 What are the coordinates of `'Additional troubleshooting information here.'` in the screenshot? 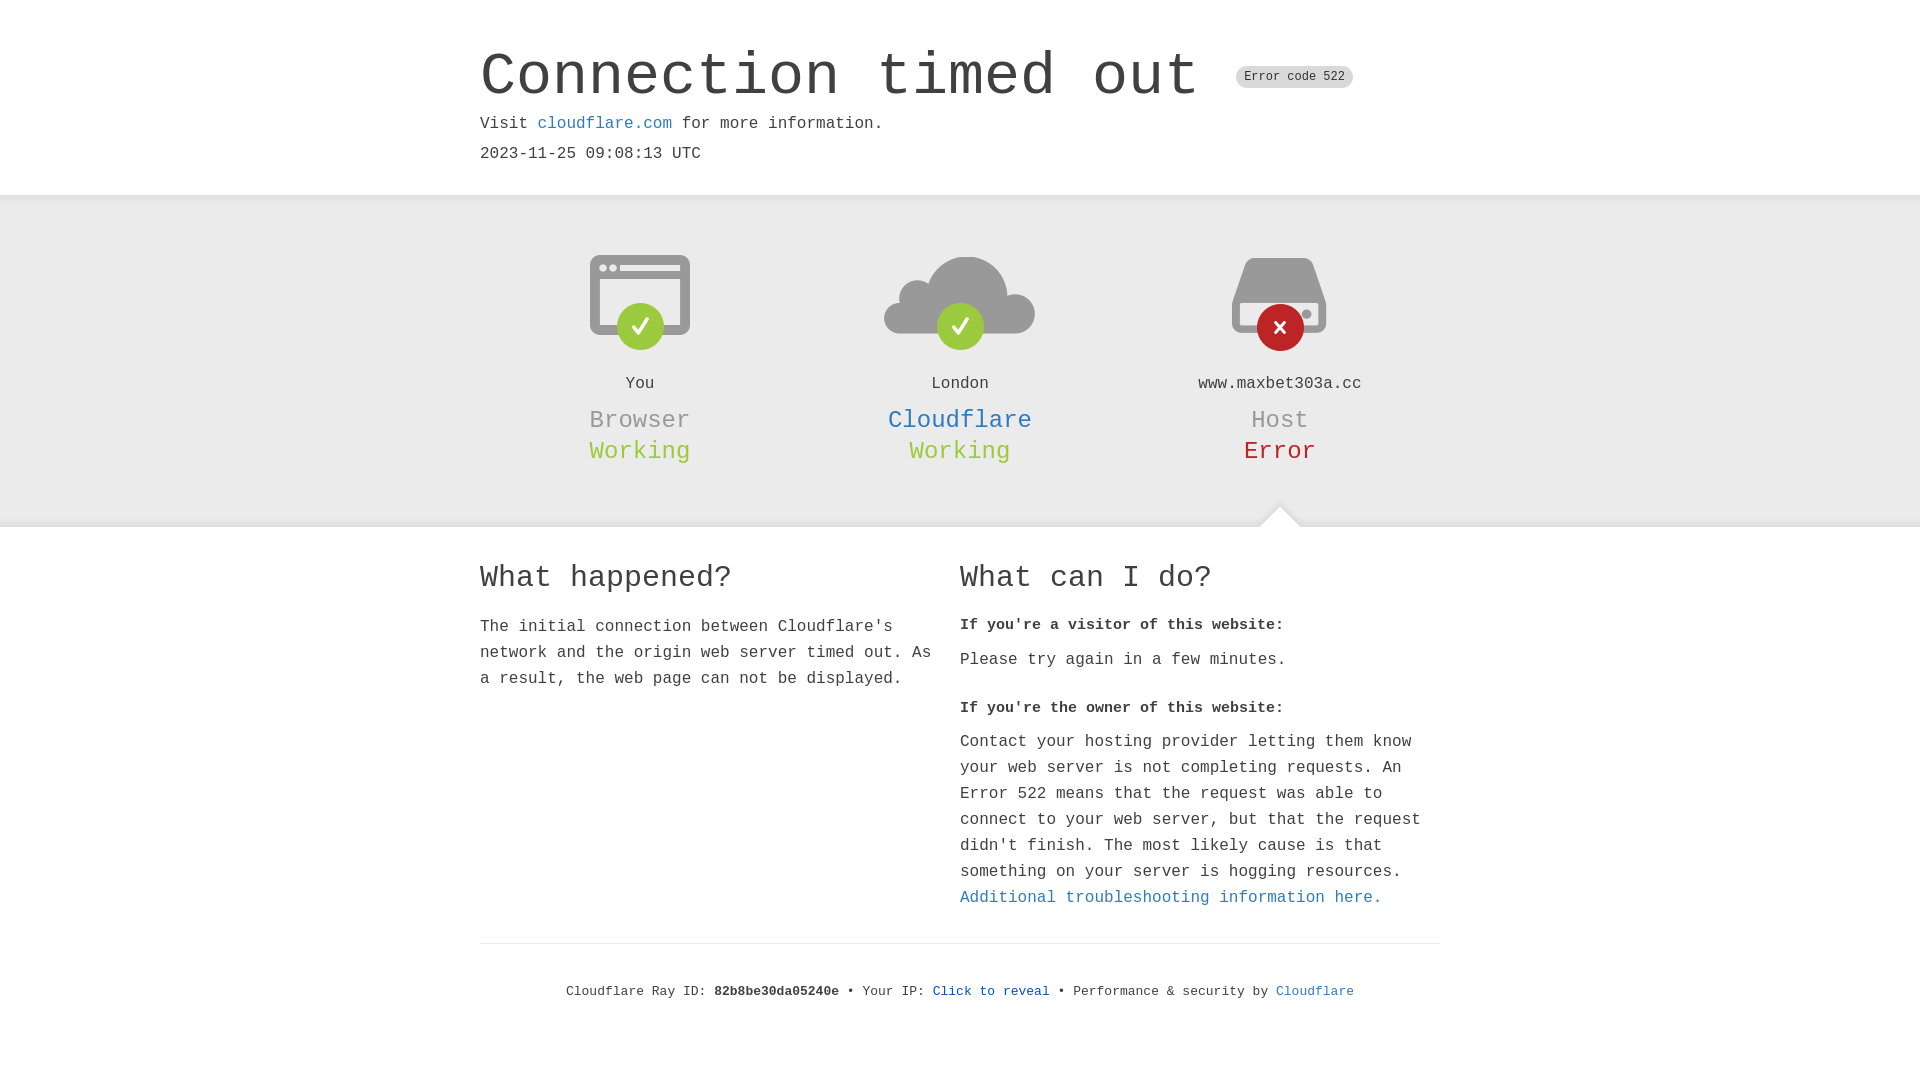 It's located at (1171, 897).